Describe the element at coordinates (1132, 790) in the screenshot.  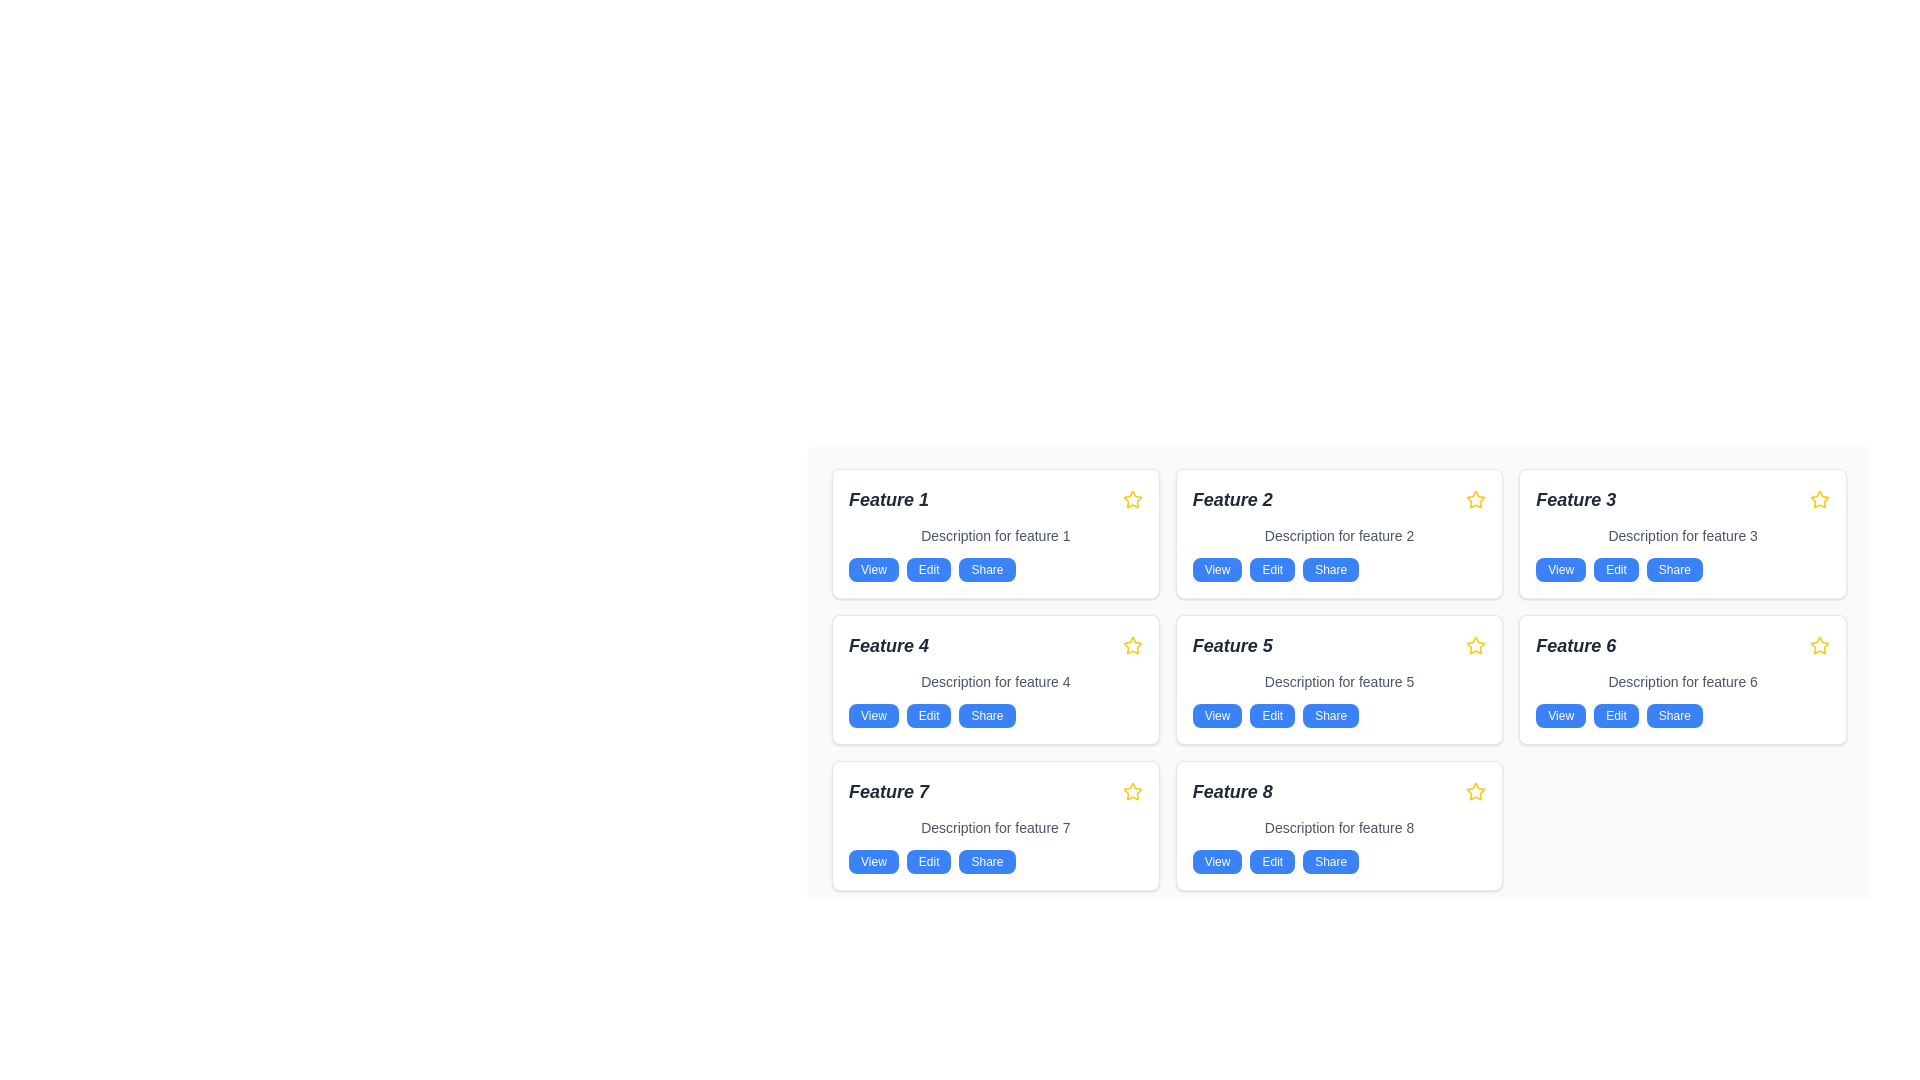
I see `the star-shaped icon located in the top-right corner of the card labeled 'Feature 7'` at that location.